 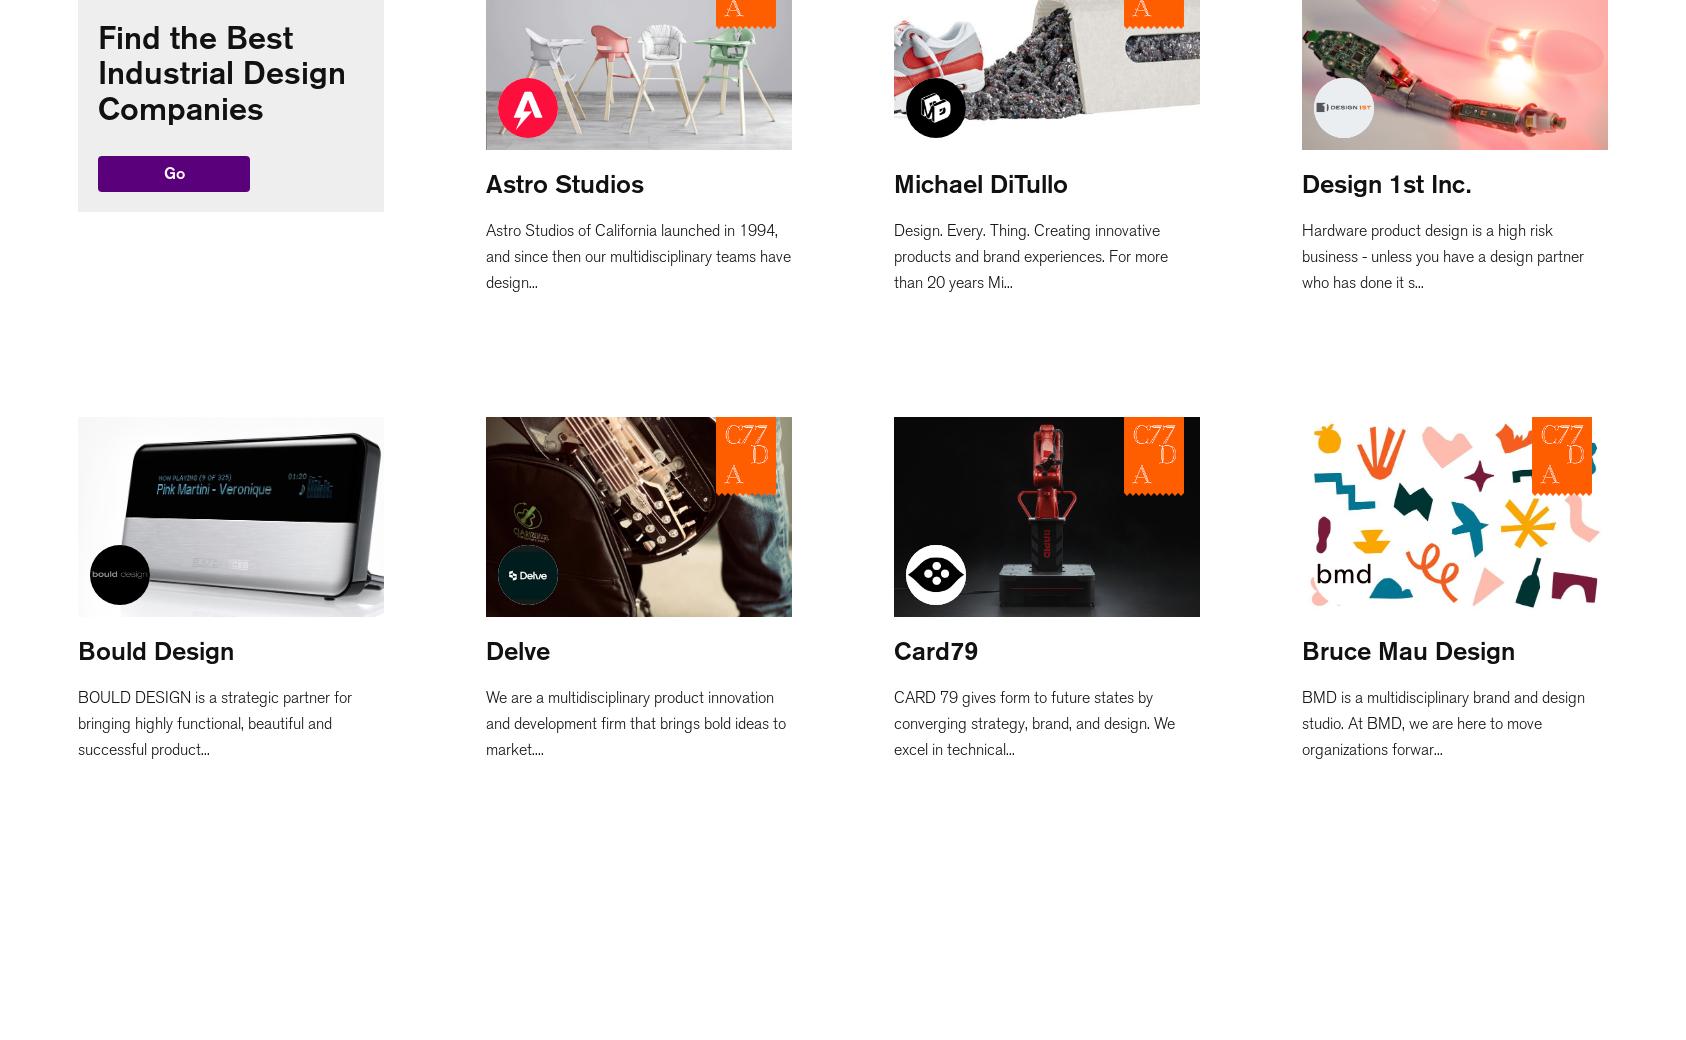 I want to click on 'Delve', so click(x=517, y=649).